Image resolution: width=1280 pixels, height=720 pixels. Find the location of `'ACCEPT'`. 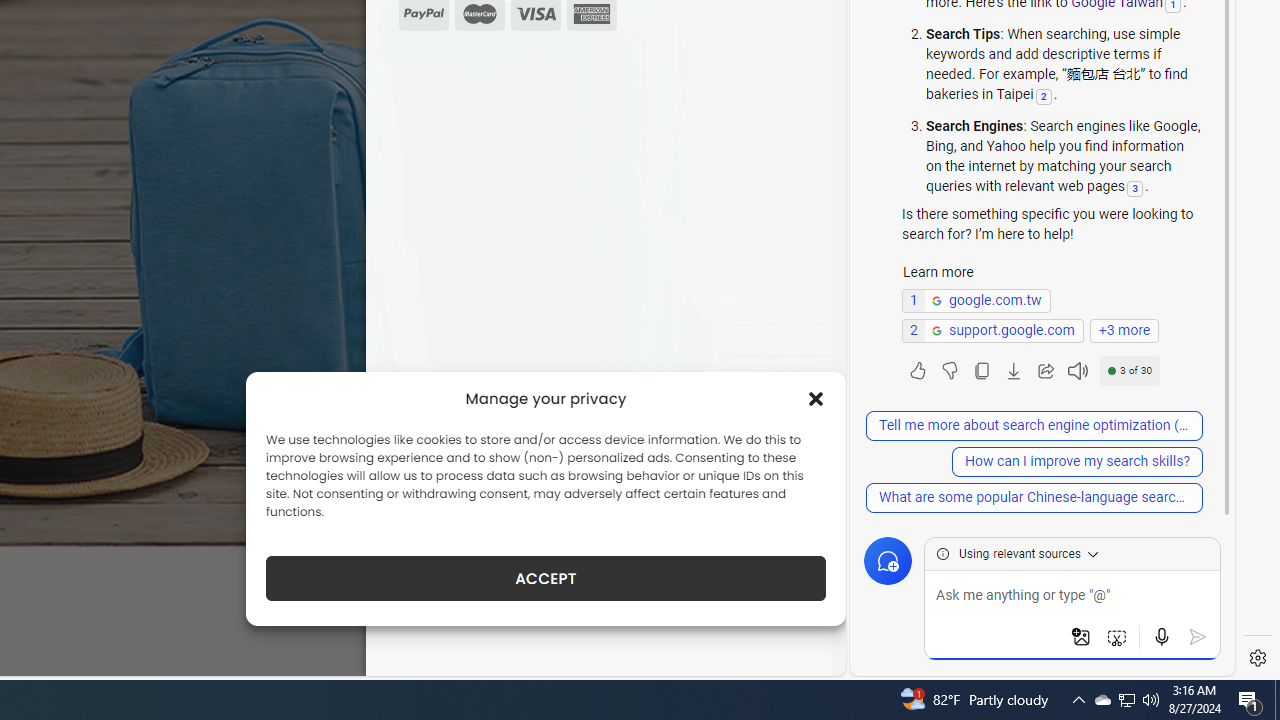

'ACCEPT' is located at coordinates (545, 578).